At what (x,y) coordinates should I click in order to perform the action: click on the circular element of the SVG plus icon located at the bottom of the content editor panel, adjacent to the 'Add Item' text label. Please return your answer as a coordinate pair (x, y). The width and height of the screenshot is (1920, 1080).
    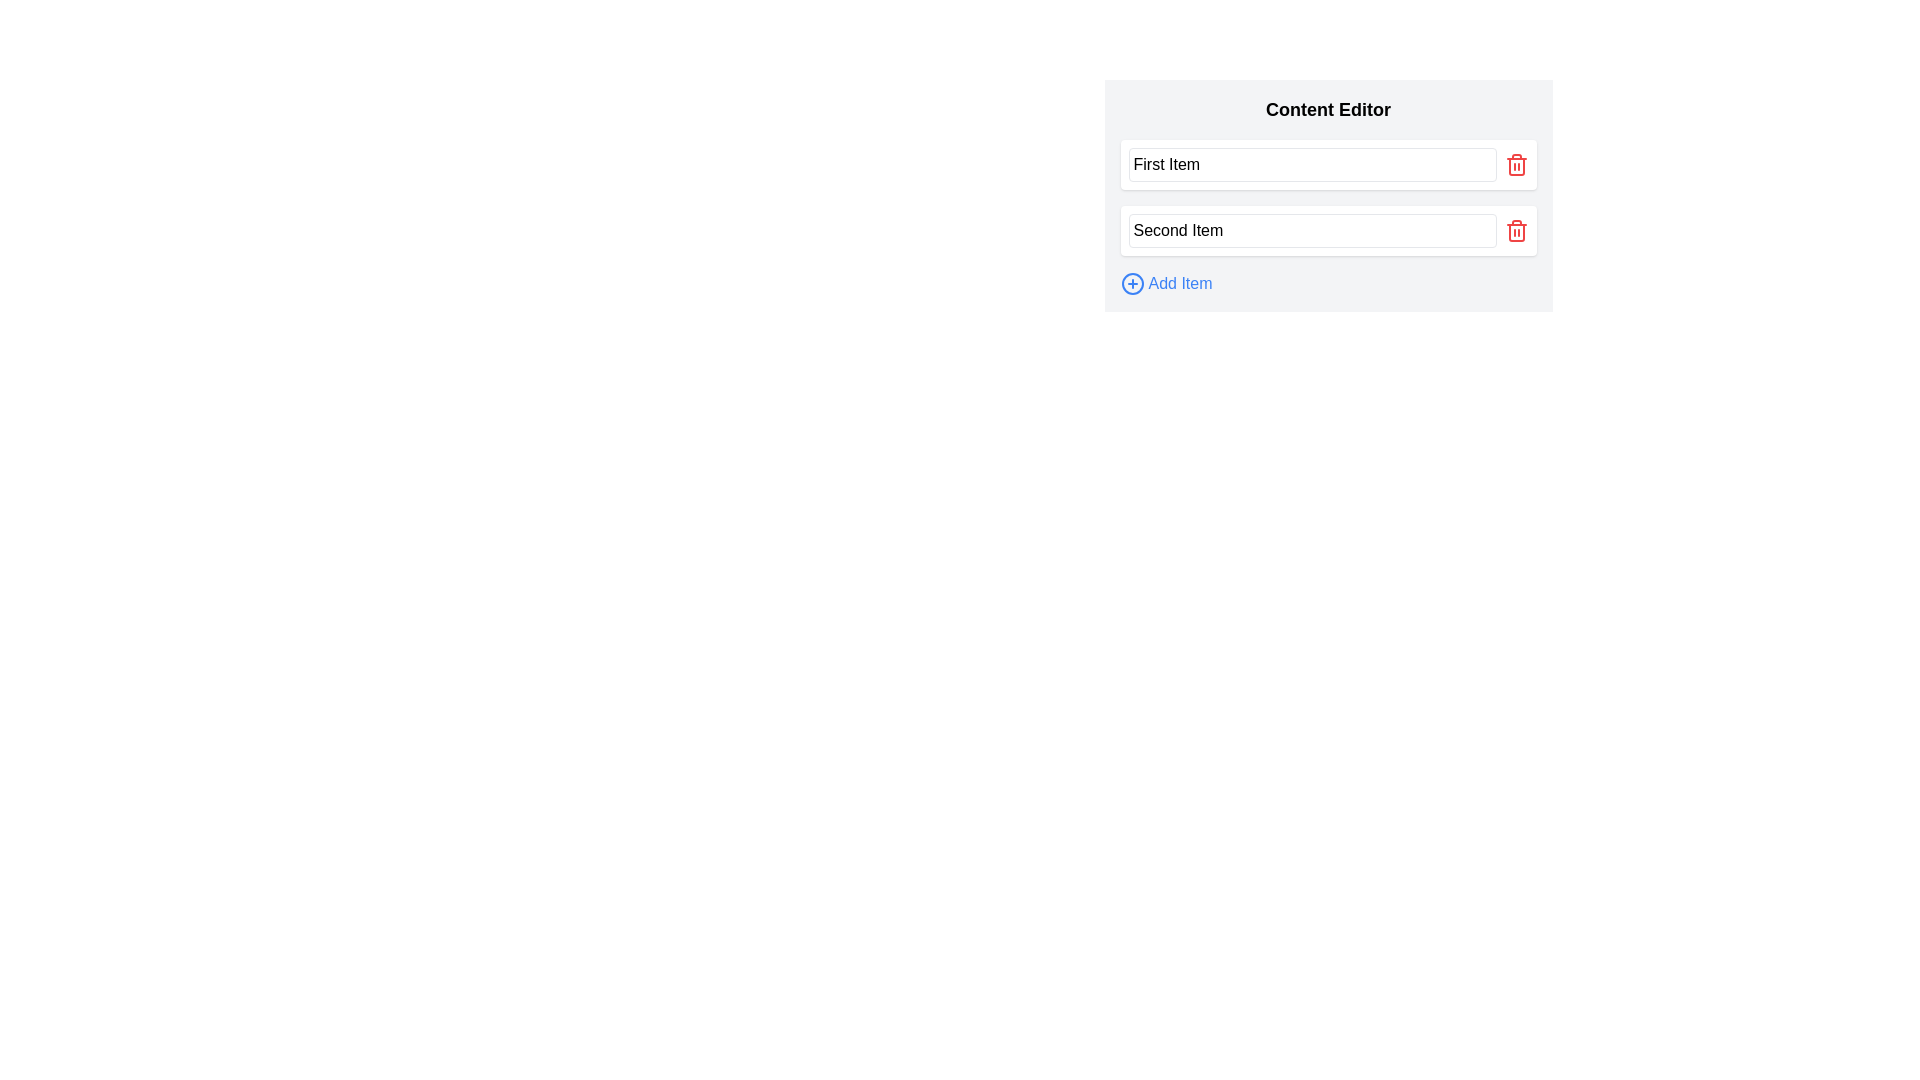
    Looking at the image, I should click on (1132, 284).